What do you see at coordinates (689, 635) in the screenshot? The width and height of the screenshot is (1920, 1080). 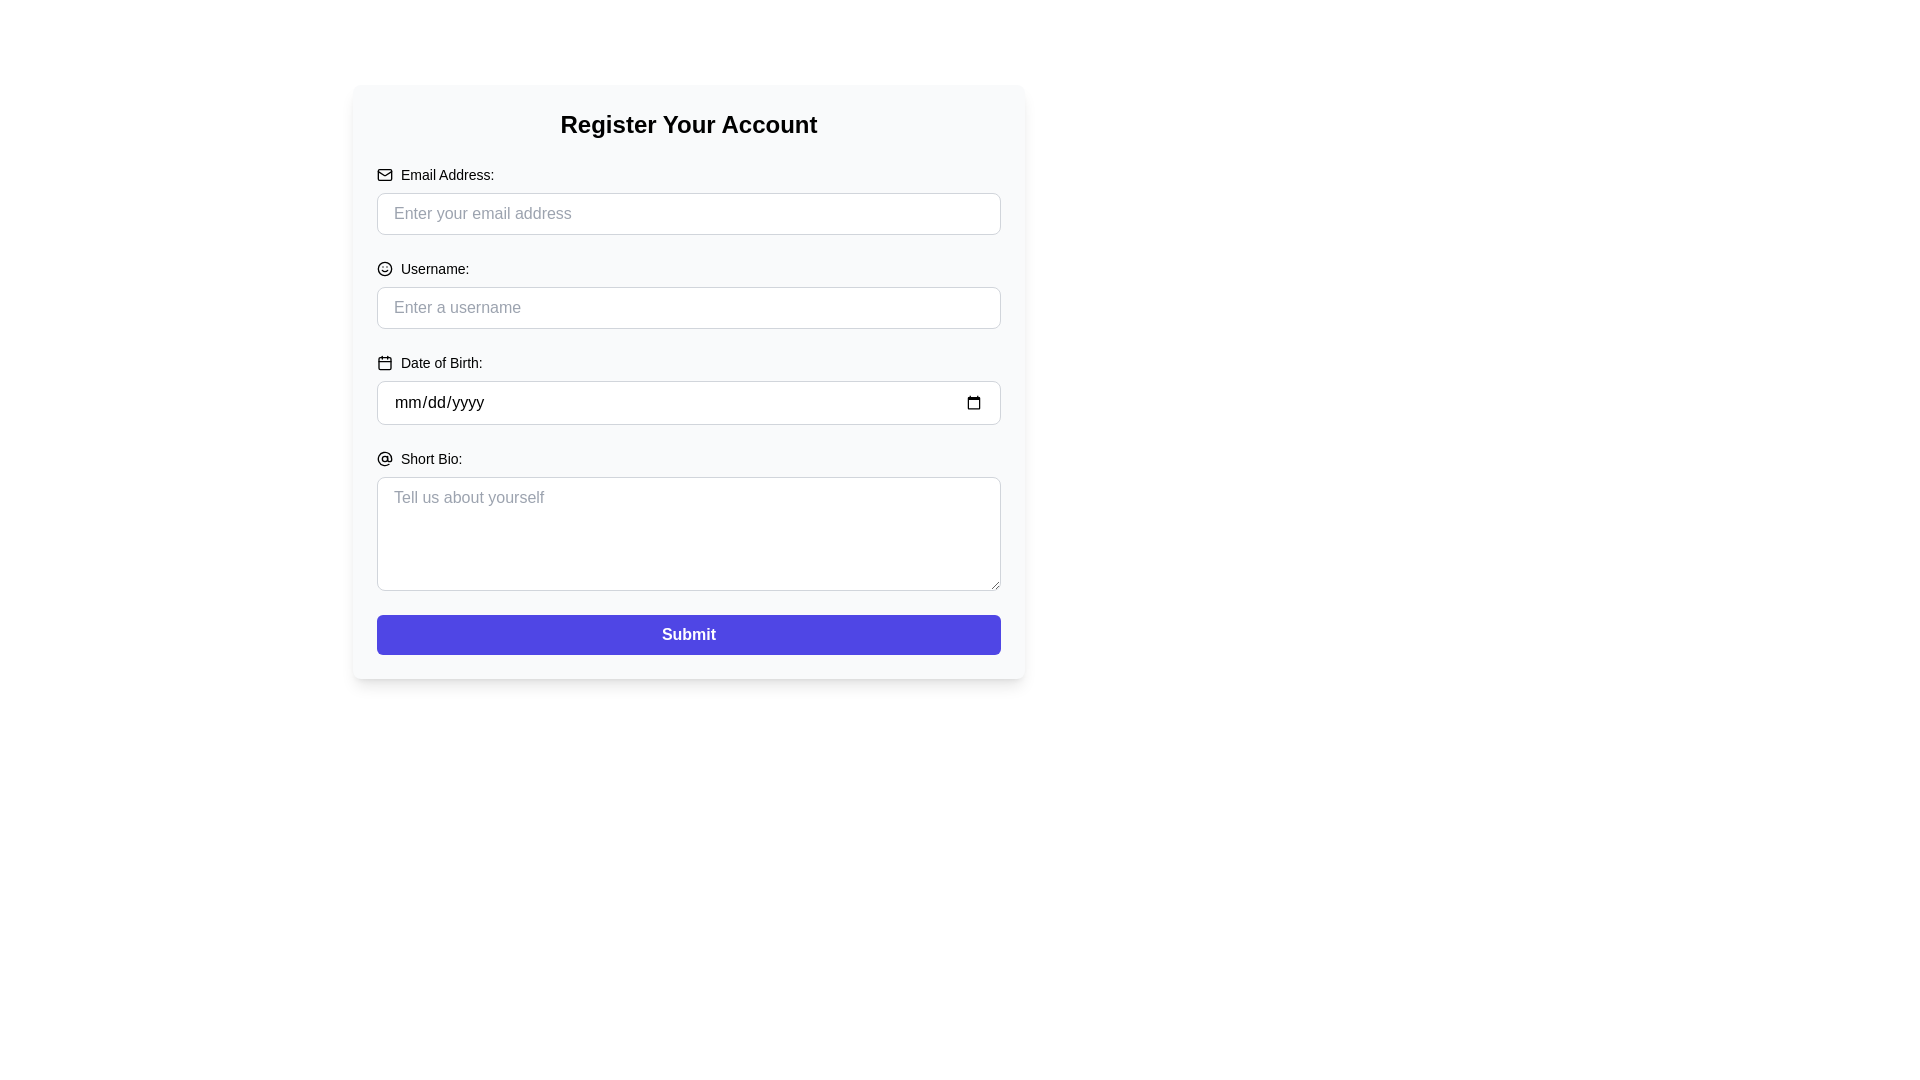 I see `the 'Submit' button, which is a rectangular button with white text on a purple background located at the bottom of the form` at bounding box center [689, 635].